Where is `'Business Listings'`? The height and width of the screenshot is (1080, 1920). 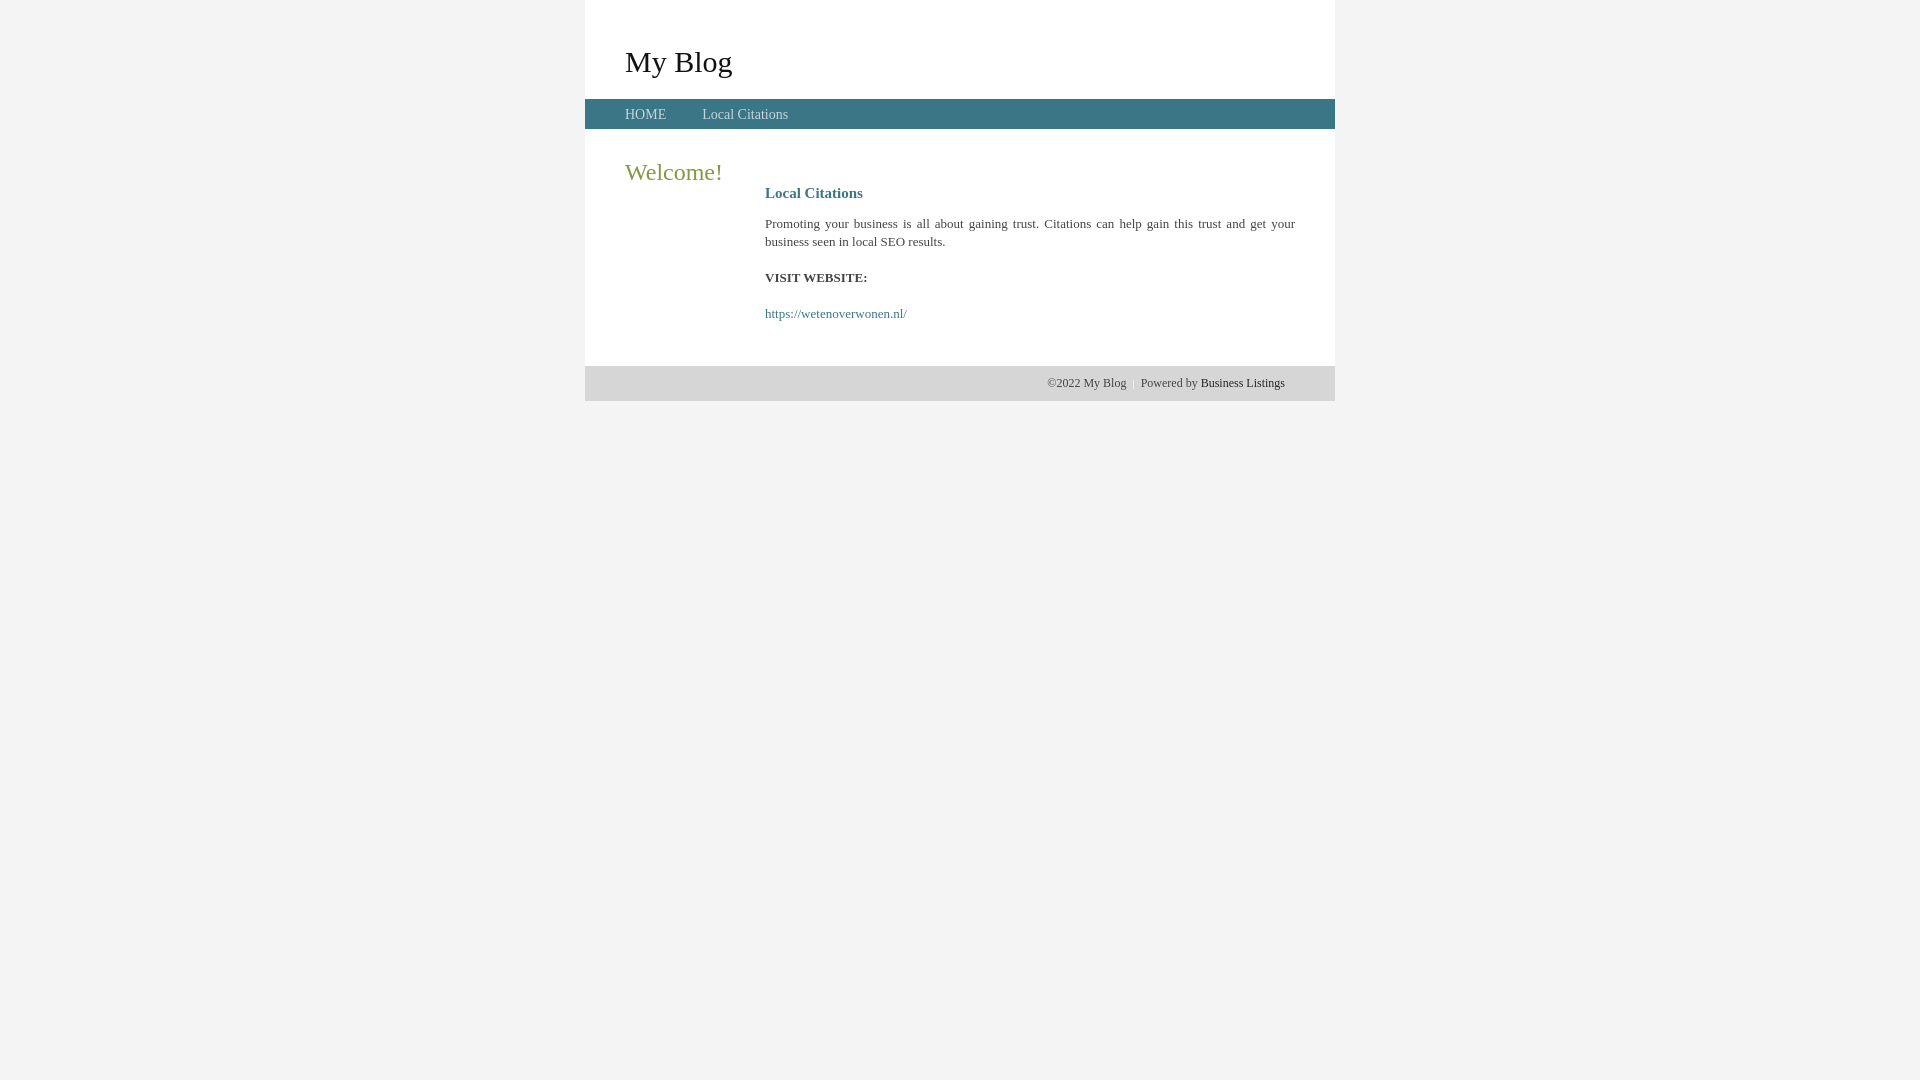
'Business Listings' is located at coordinates (1242, 382).